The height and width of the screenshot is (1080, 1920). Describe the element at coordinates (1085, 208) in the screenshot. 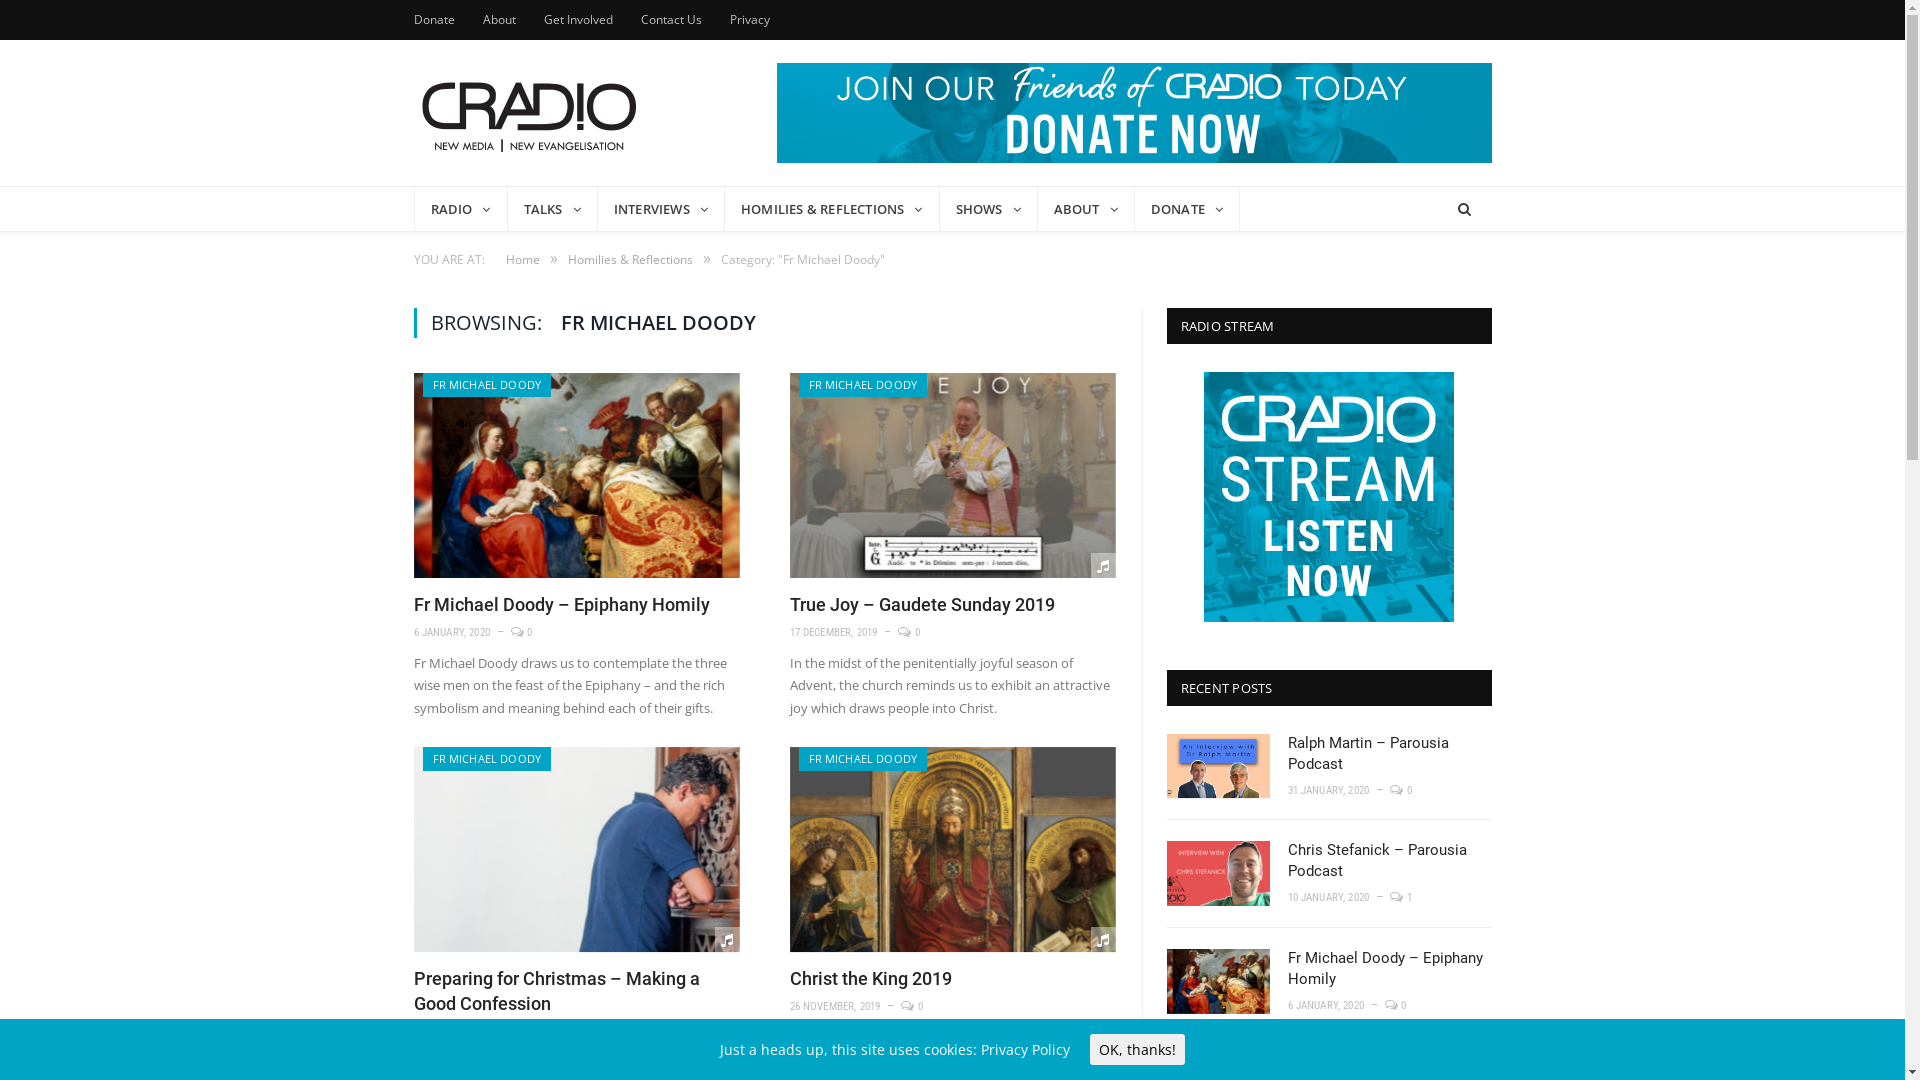

I see `'ABOUT'` at that location.